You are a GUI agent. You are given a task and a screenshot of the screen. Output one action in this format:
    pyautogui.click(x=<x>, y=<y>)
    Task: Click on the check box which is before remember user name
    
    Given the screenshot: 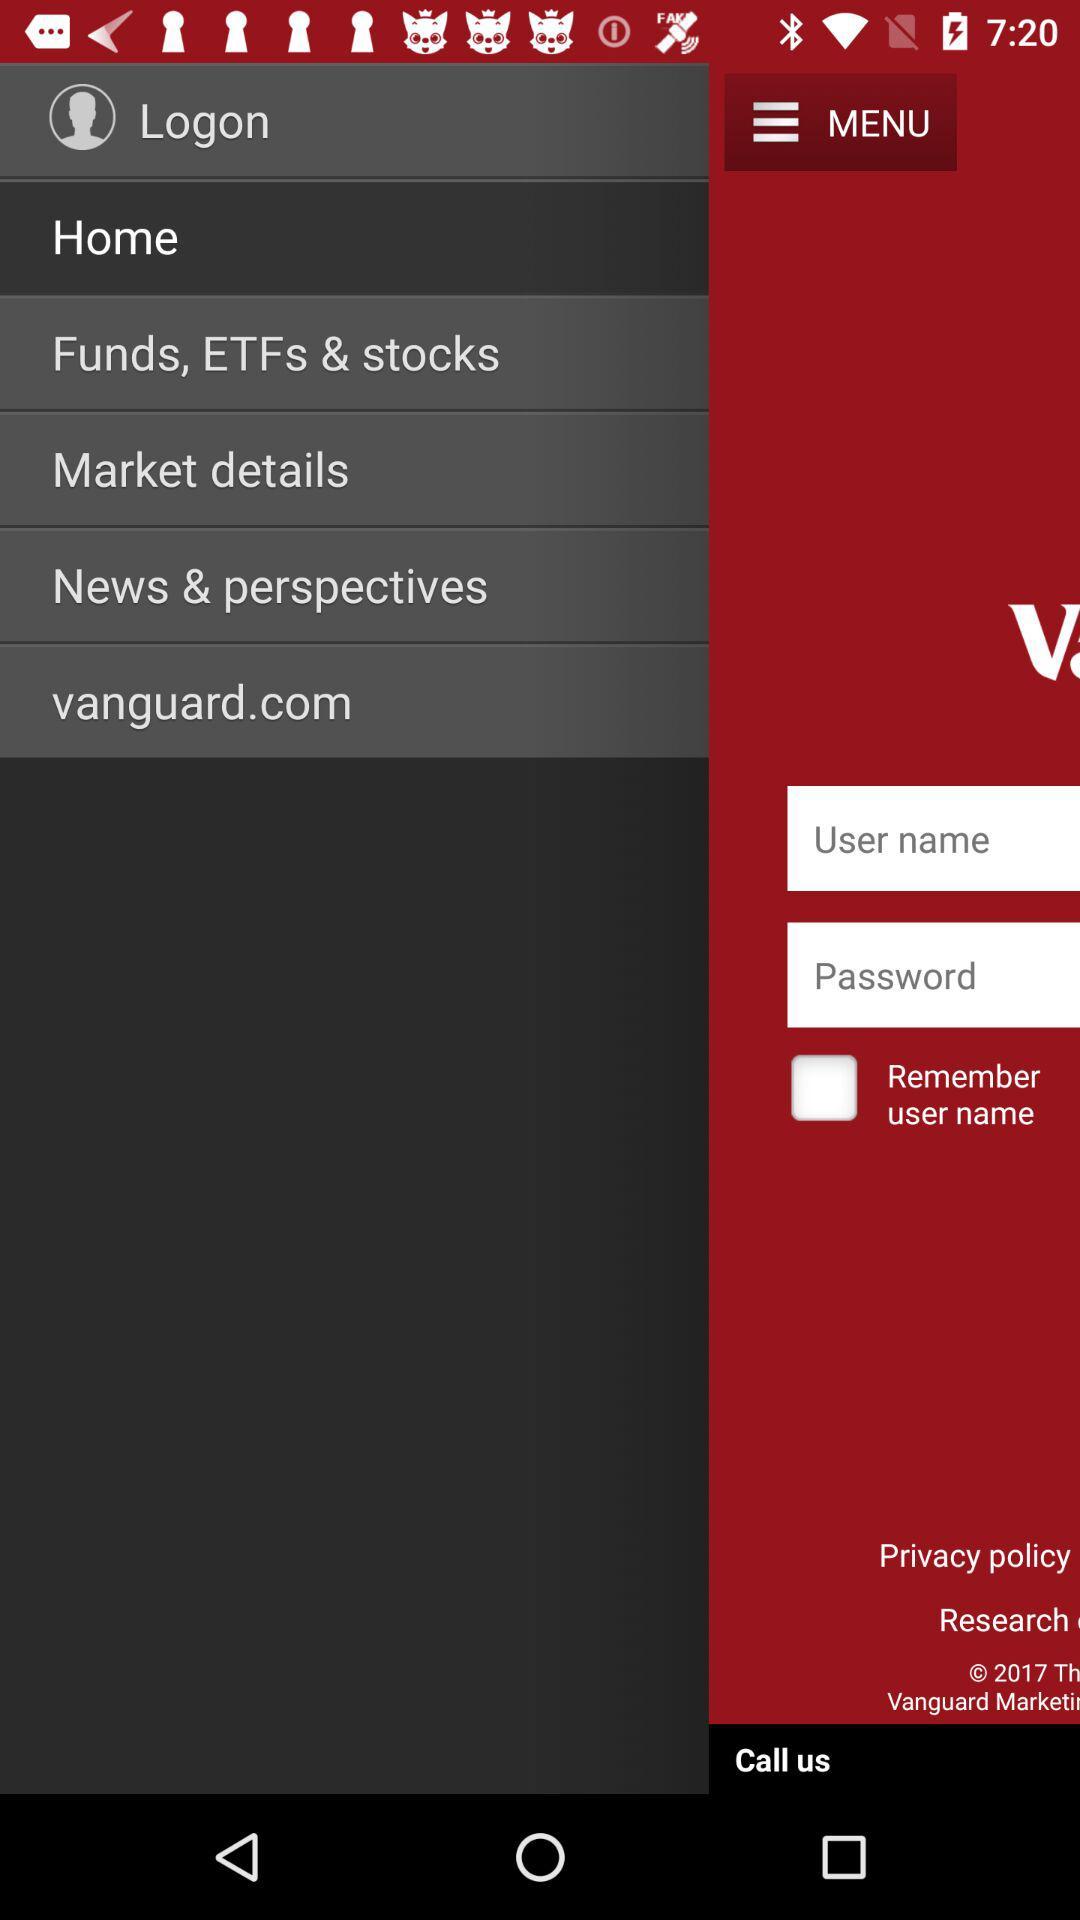 What is the action you would take?
    pyautogui.click(x=824, y=1089)
    